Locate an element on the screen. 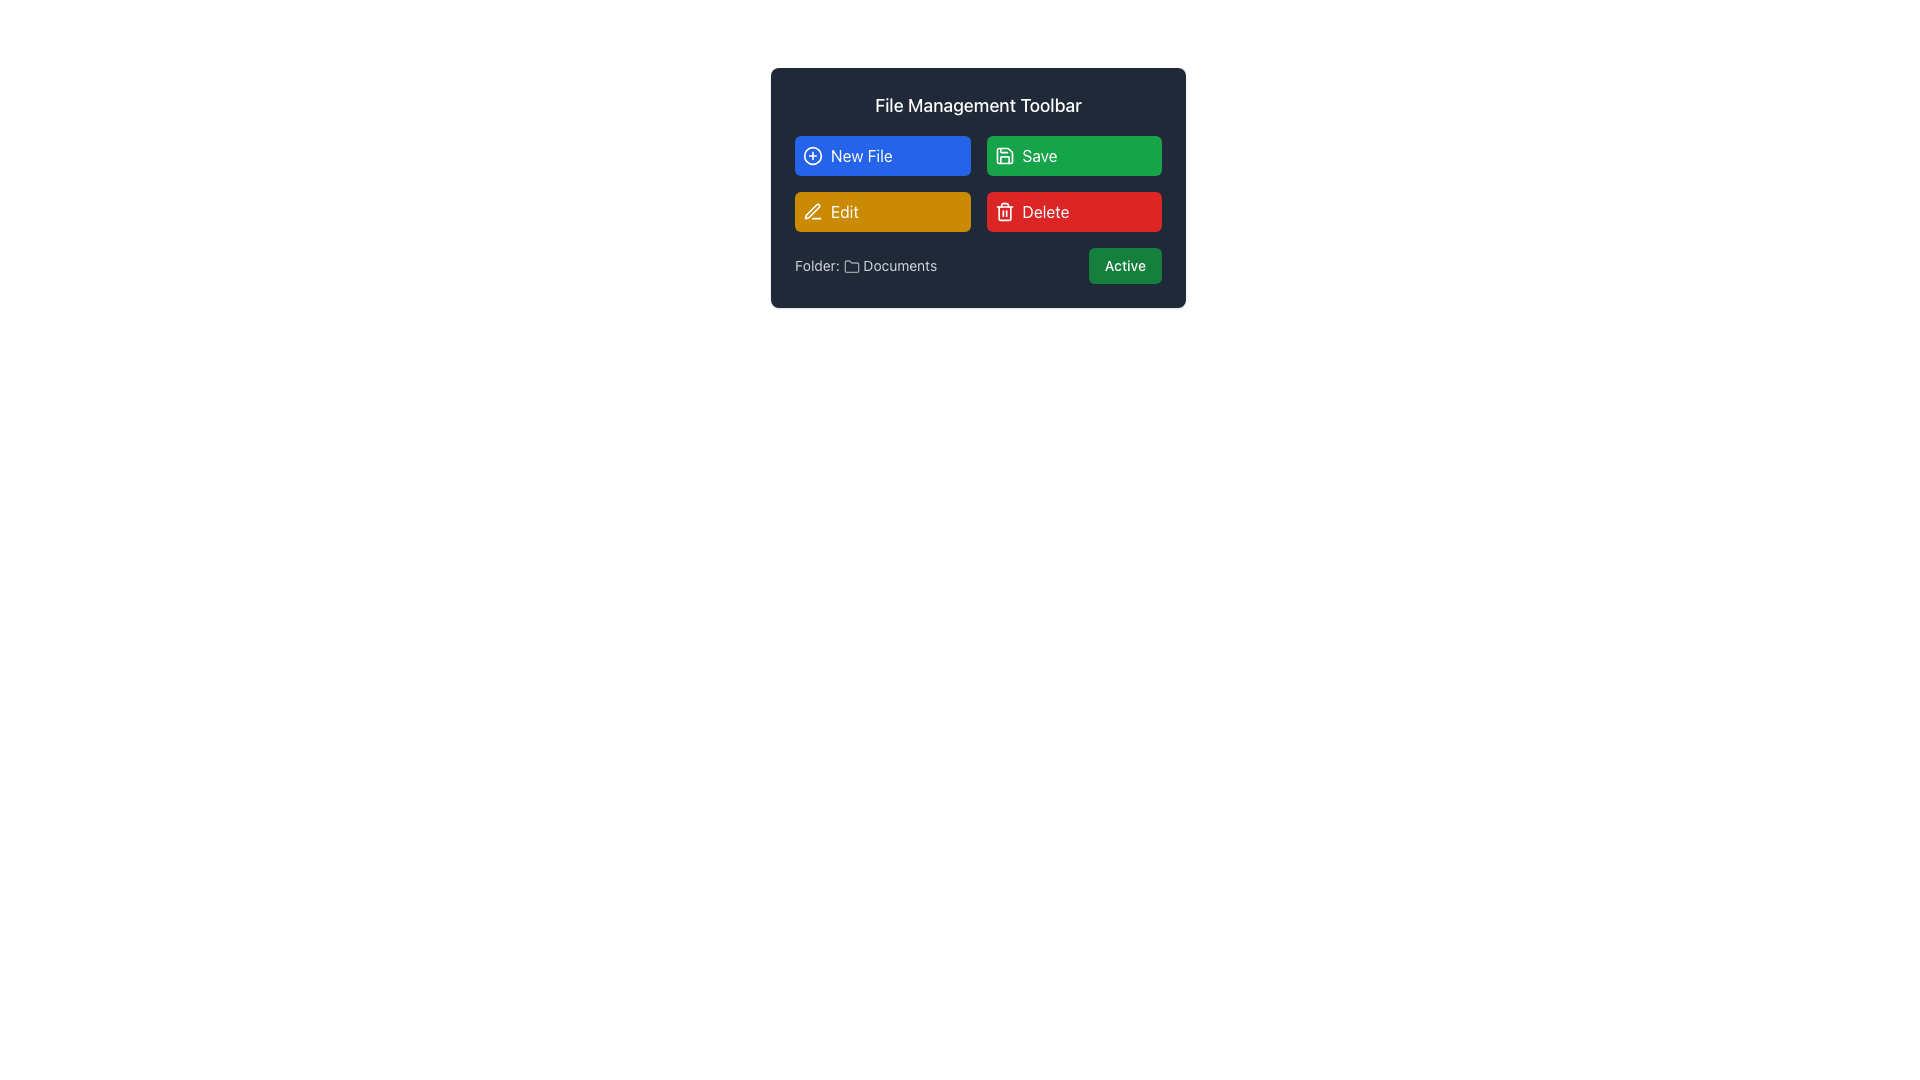  the active status button located to the far right of the 'Folder: Documents' text is located at coordinates (1125, 265).